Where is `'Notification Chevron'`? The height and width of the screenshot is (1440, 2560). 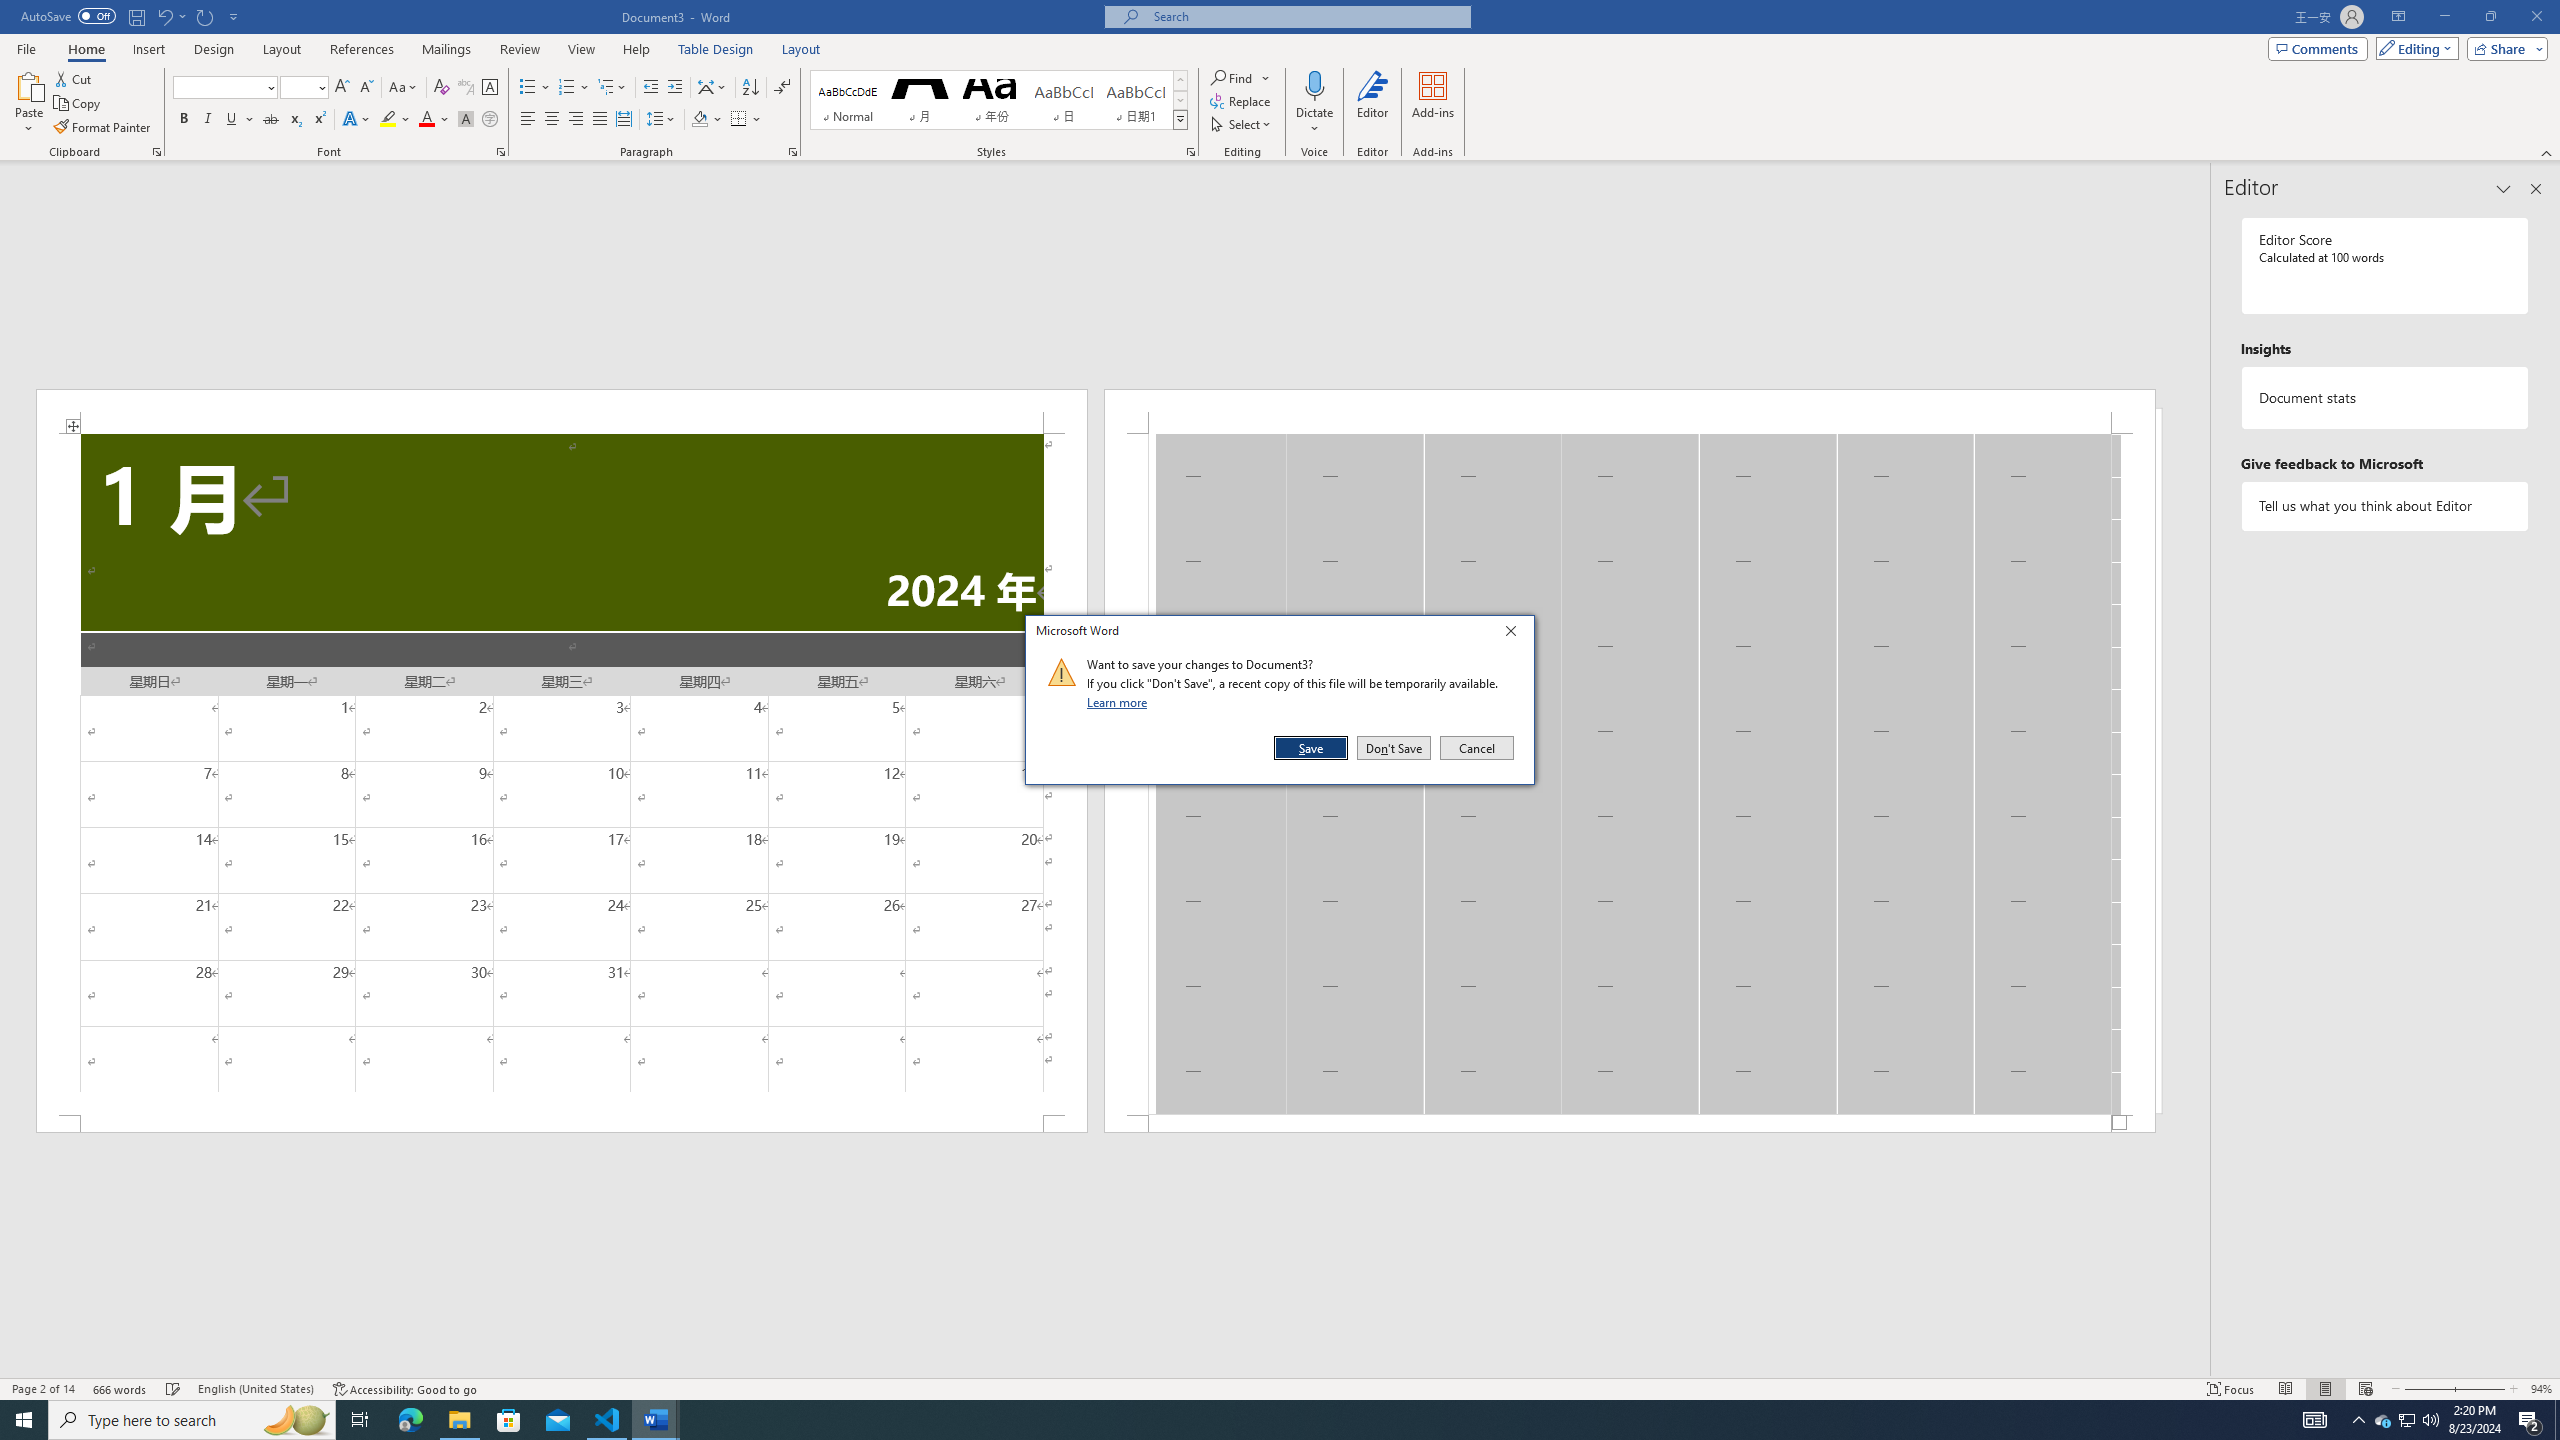 'Notification Chevron' is located at coordinates (2359, 1418).